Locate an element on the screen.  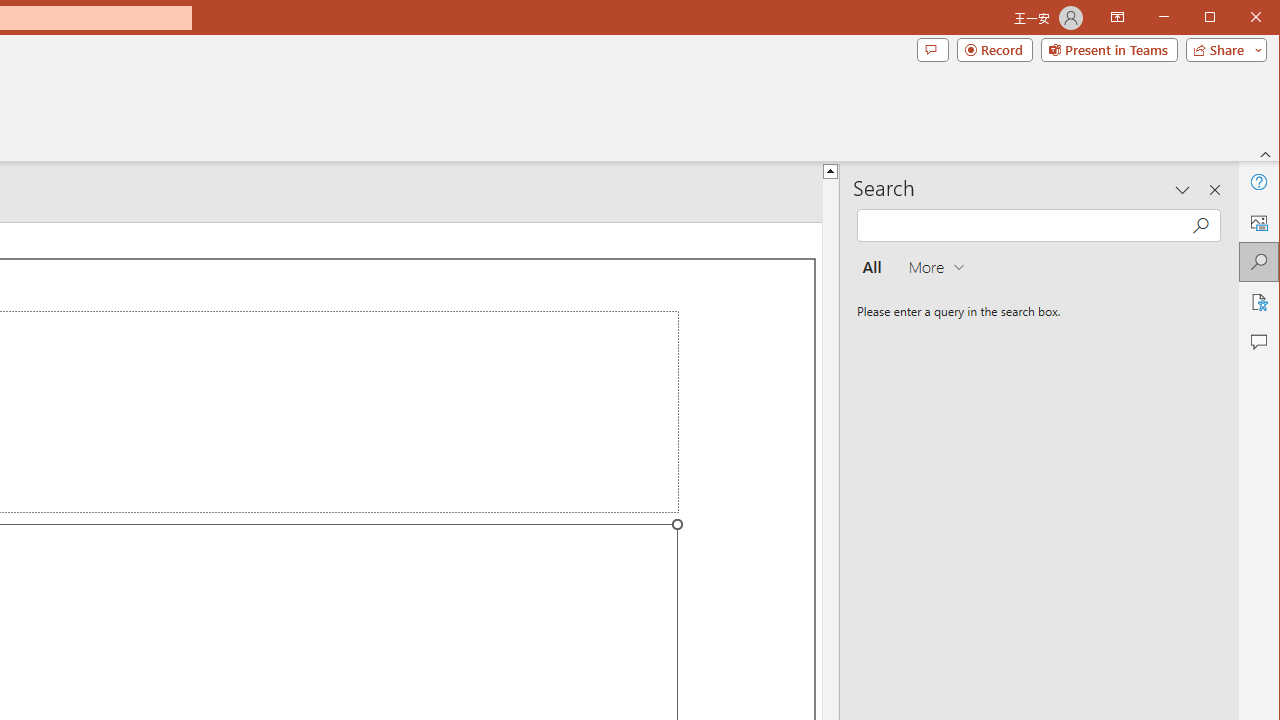
'Alt Text' is located at coordinates (1257, 222).